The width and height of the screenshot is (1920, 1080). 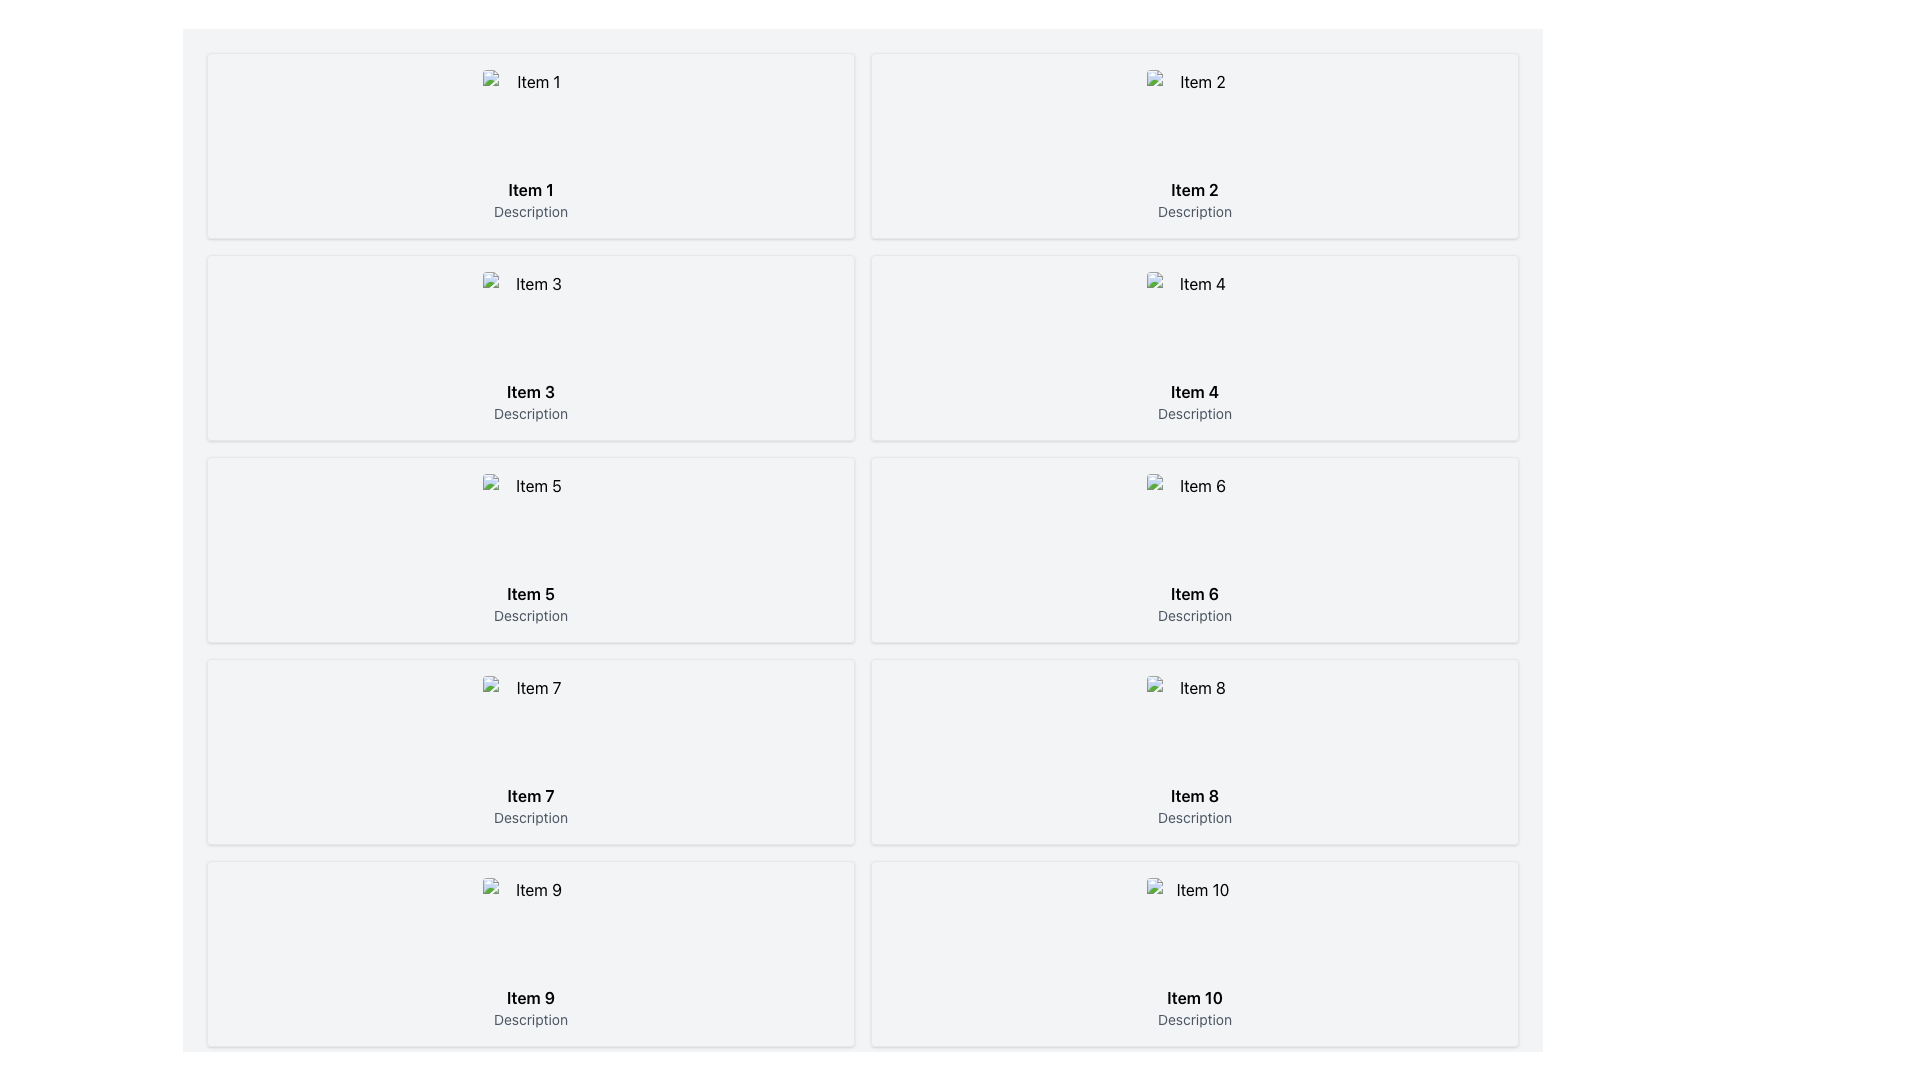 I want to click on the text label displaying 'Description', which is styled in a small, gray font and located below the 'Item 2' text and image in the second group of the grid, so click(x=1195, y=212).